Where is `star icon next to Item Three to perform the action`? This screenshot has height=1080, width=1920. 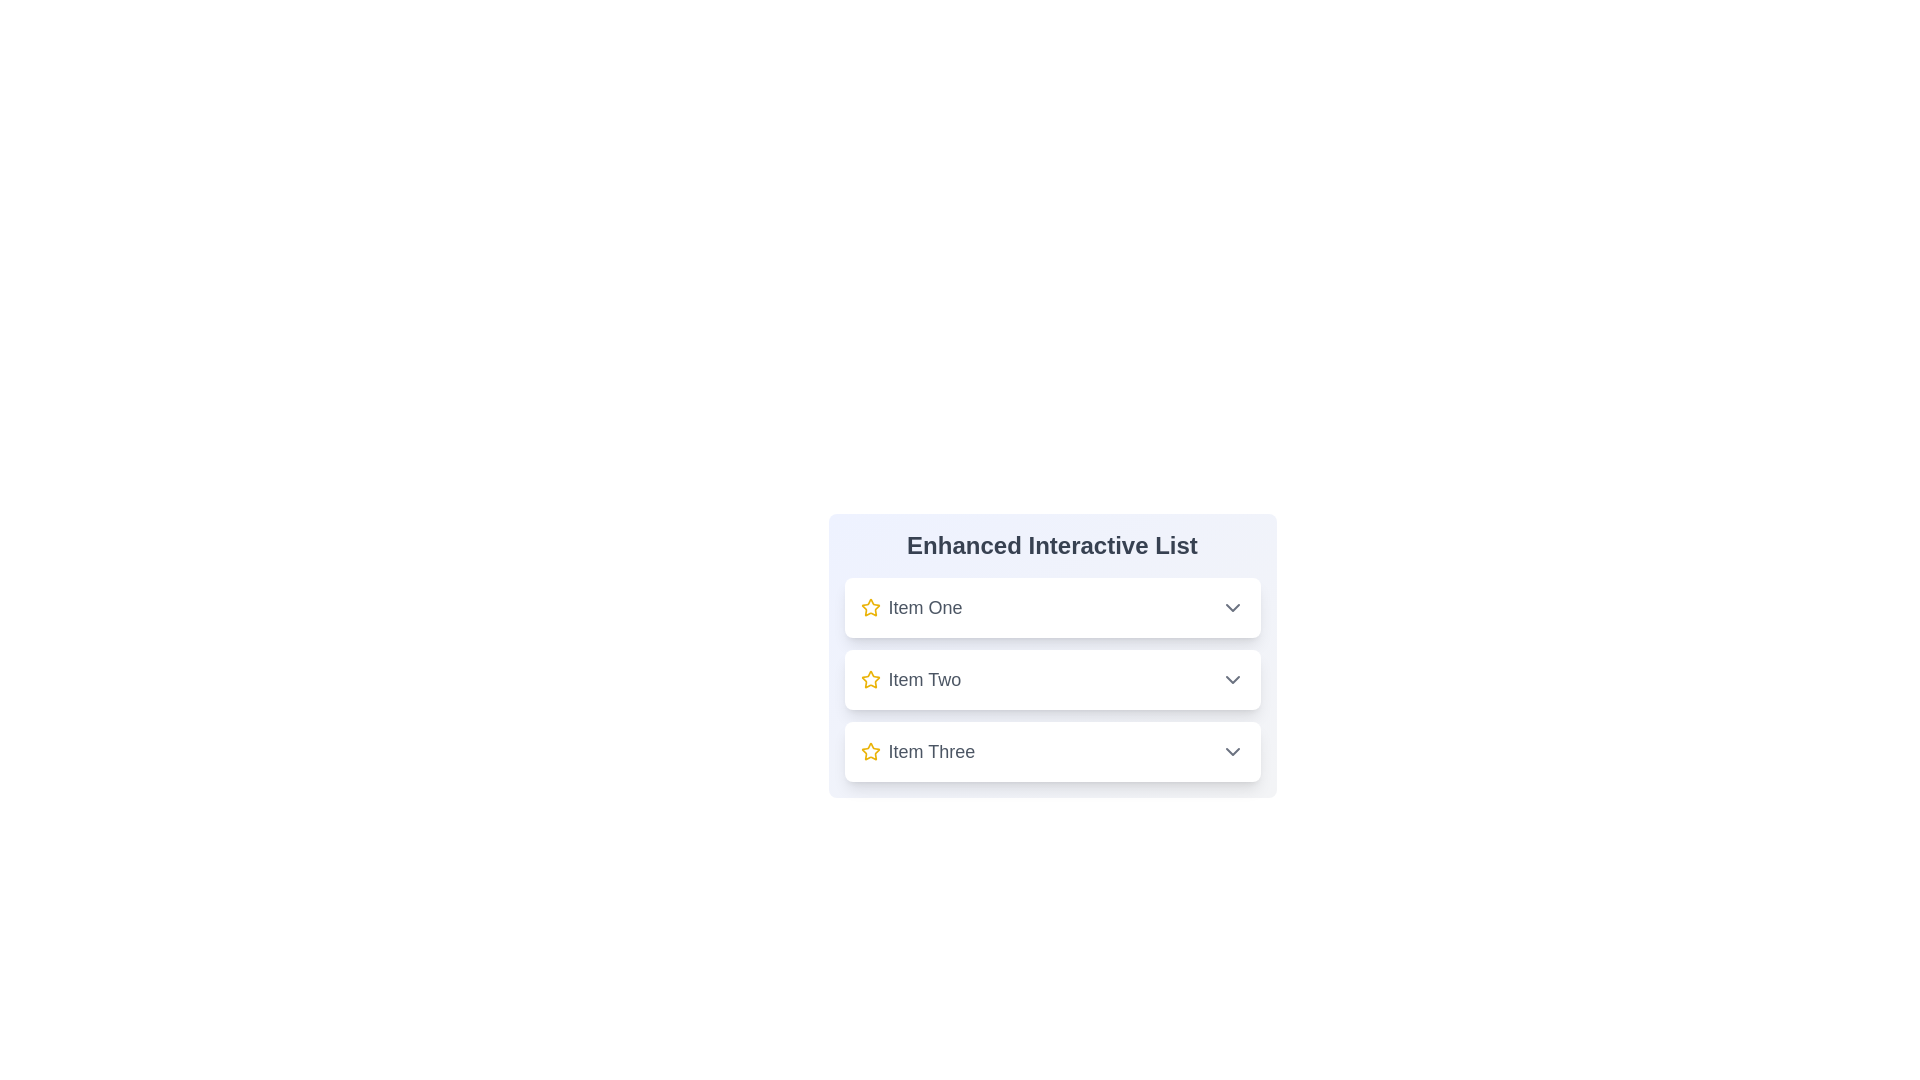
star icon next to Item Three to perform the action is located at coordinates (870, 752).